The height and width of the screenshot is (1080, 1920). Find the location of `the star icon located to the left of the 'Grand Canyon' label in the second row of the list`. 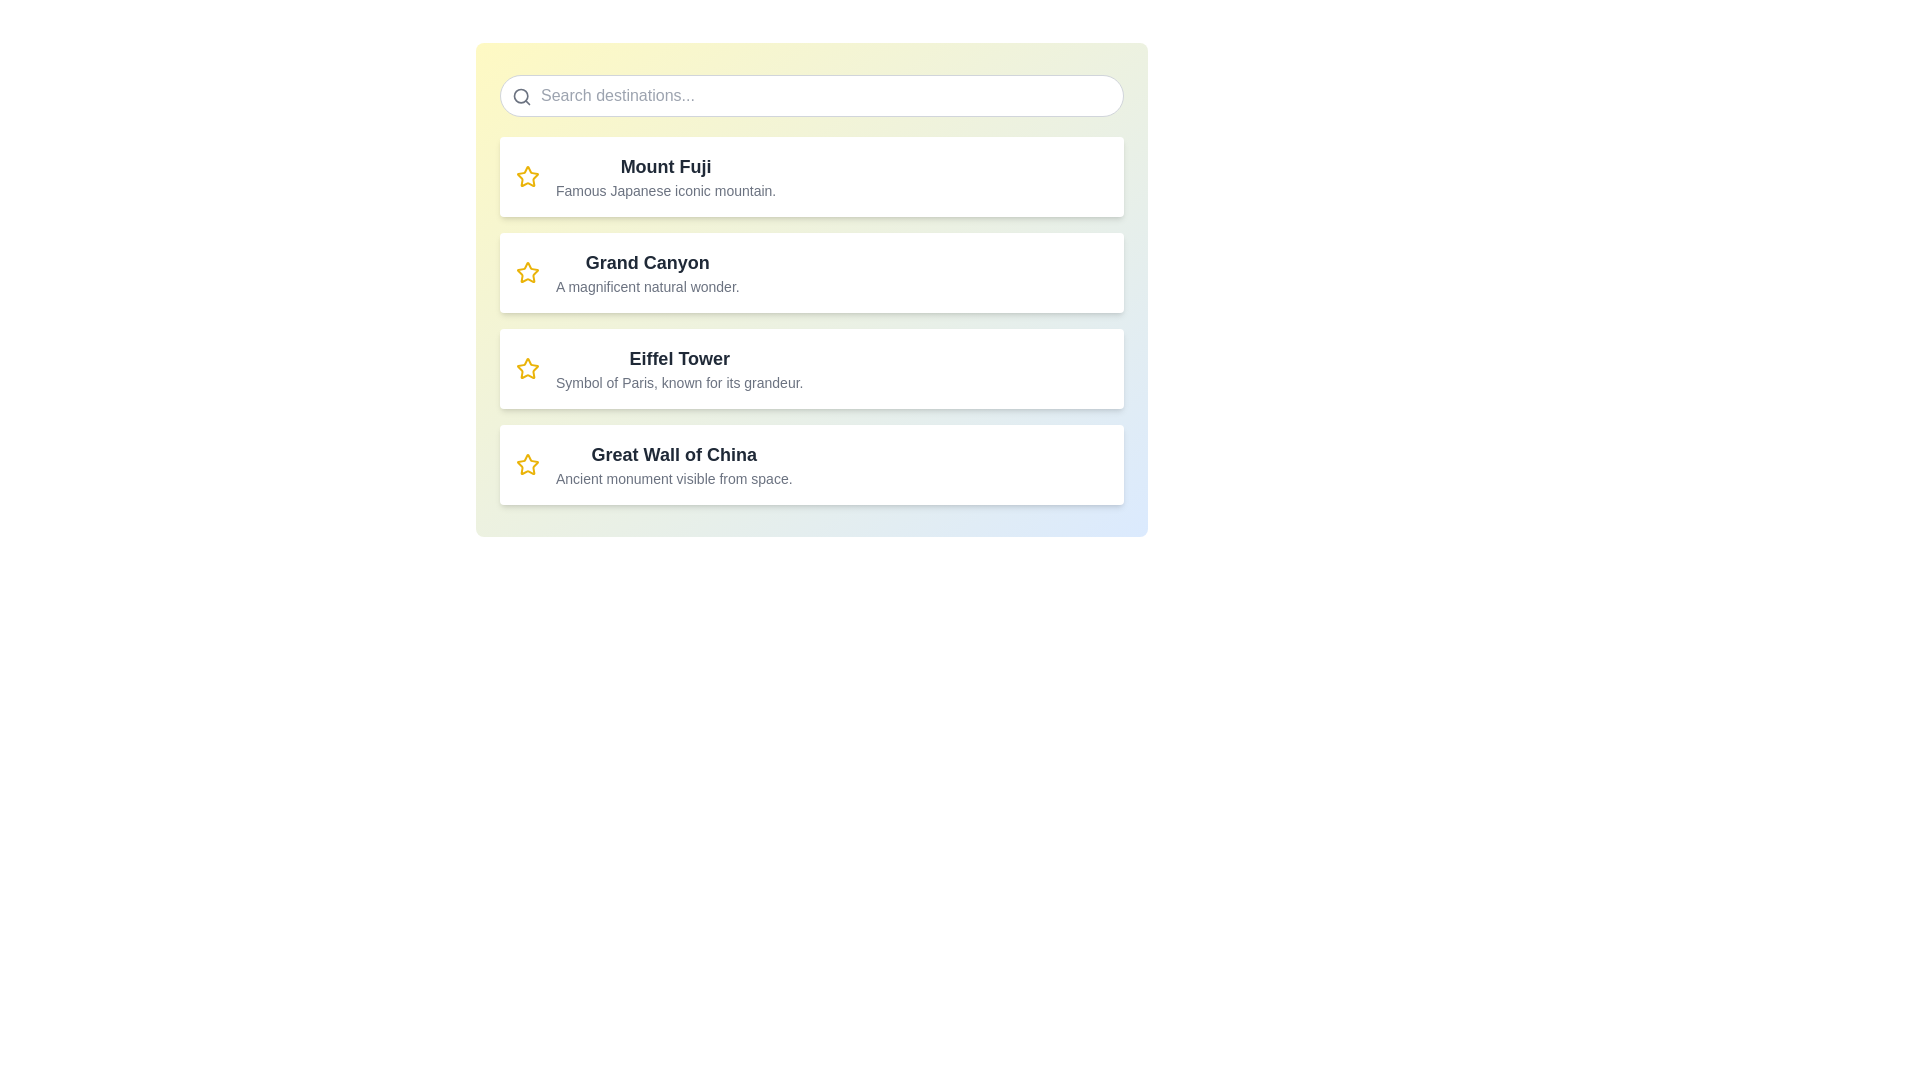

the star icon located to the left of the 'Grand Canyon' label in the second row of the list is located at coordinates (528, 272).